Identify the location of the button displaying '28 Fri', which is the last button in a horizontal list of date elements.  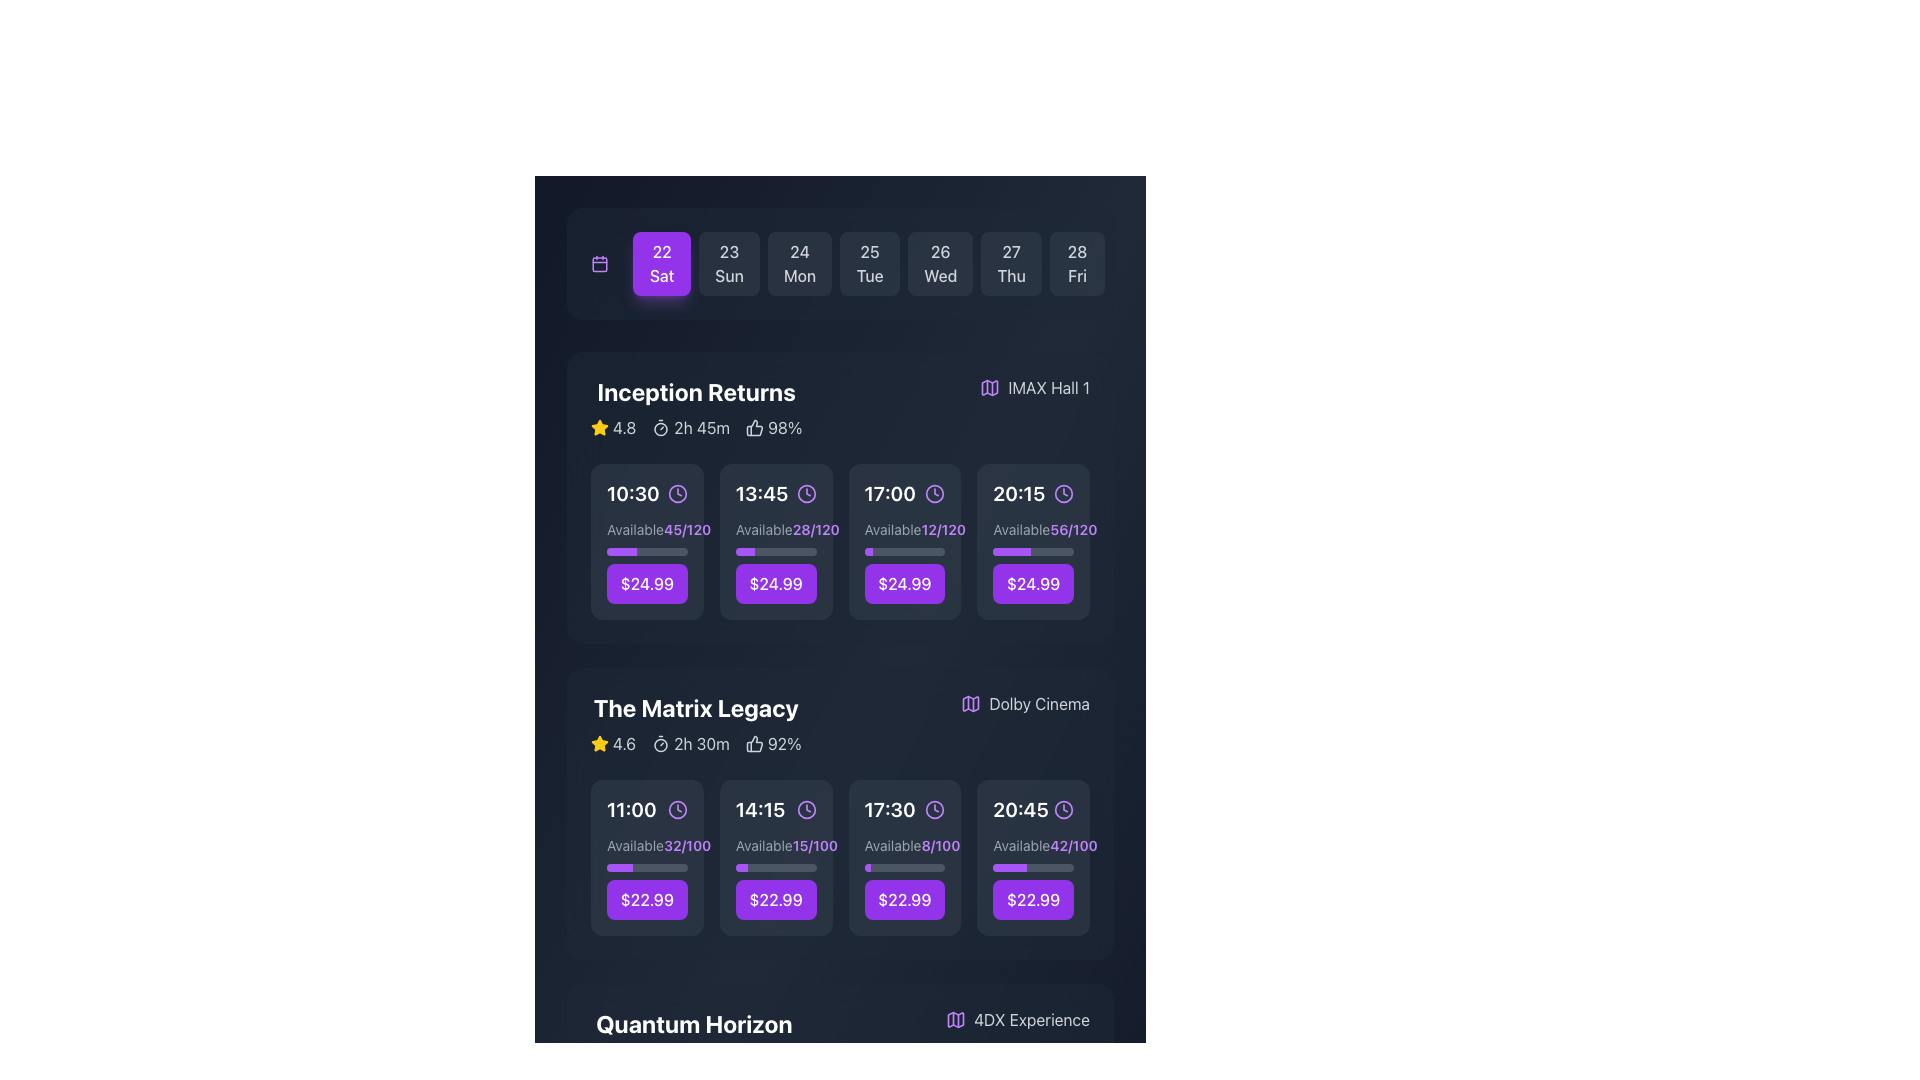
(1076, 262).